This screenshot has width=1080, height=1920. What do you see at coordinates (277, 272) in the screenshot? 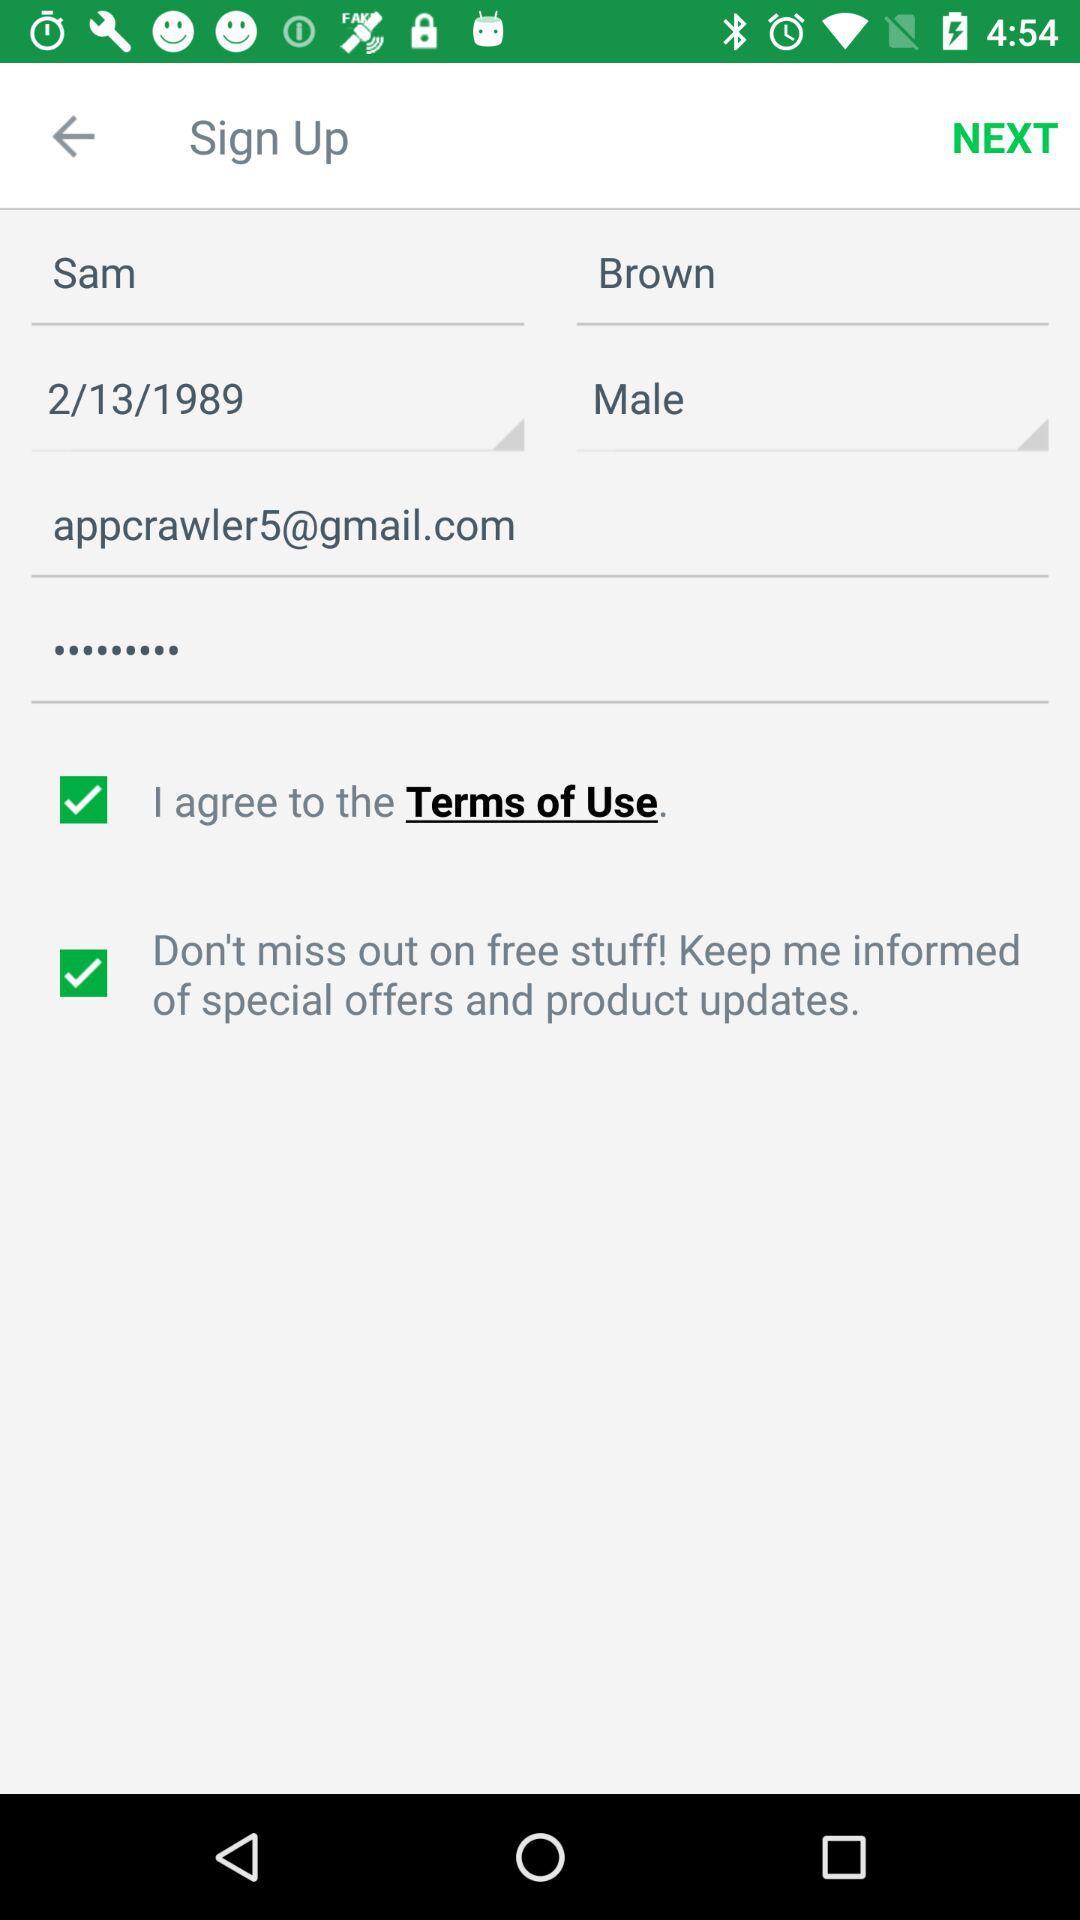
I see `the first name text box` at bounding box center [277, 272].